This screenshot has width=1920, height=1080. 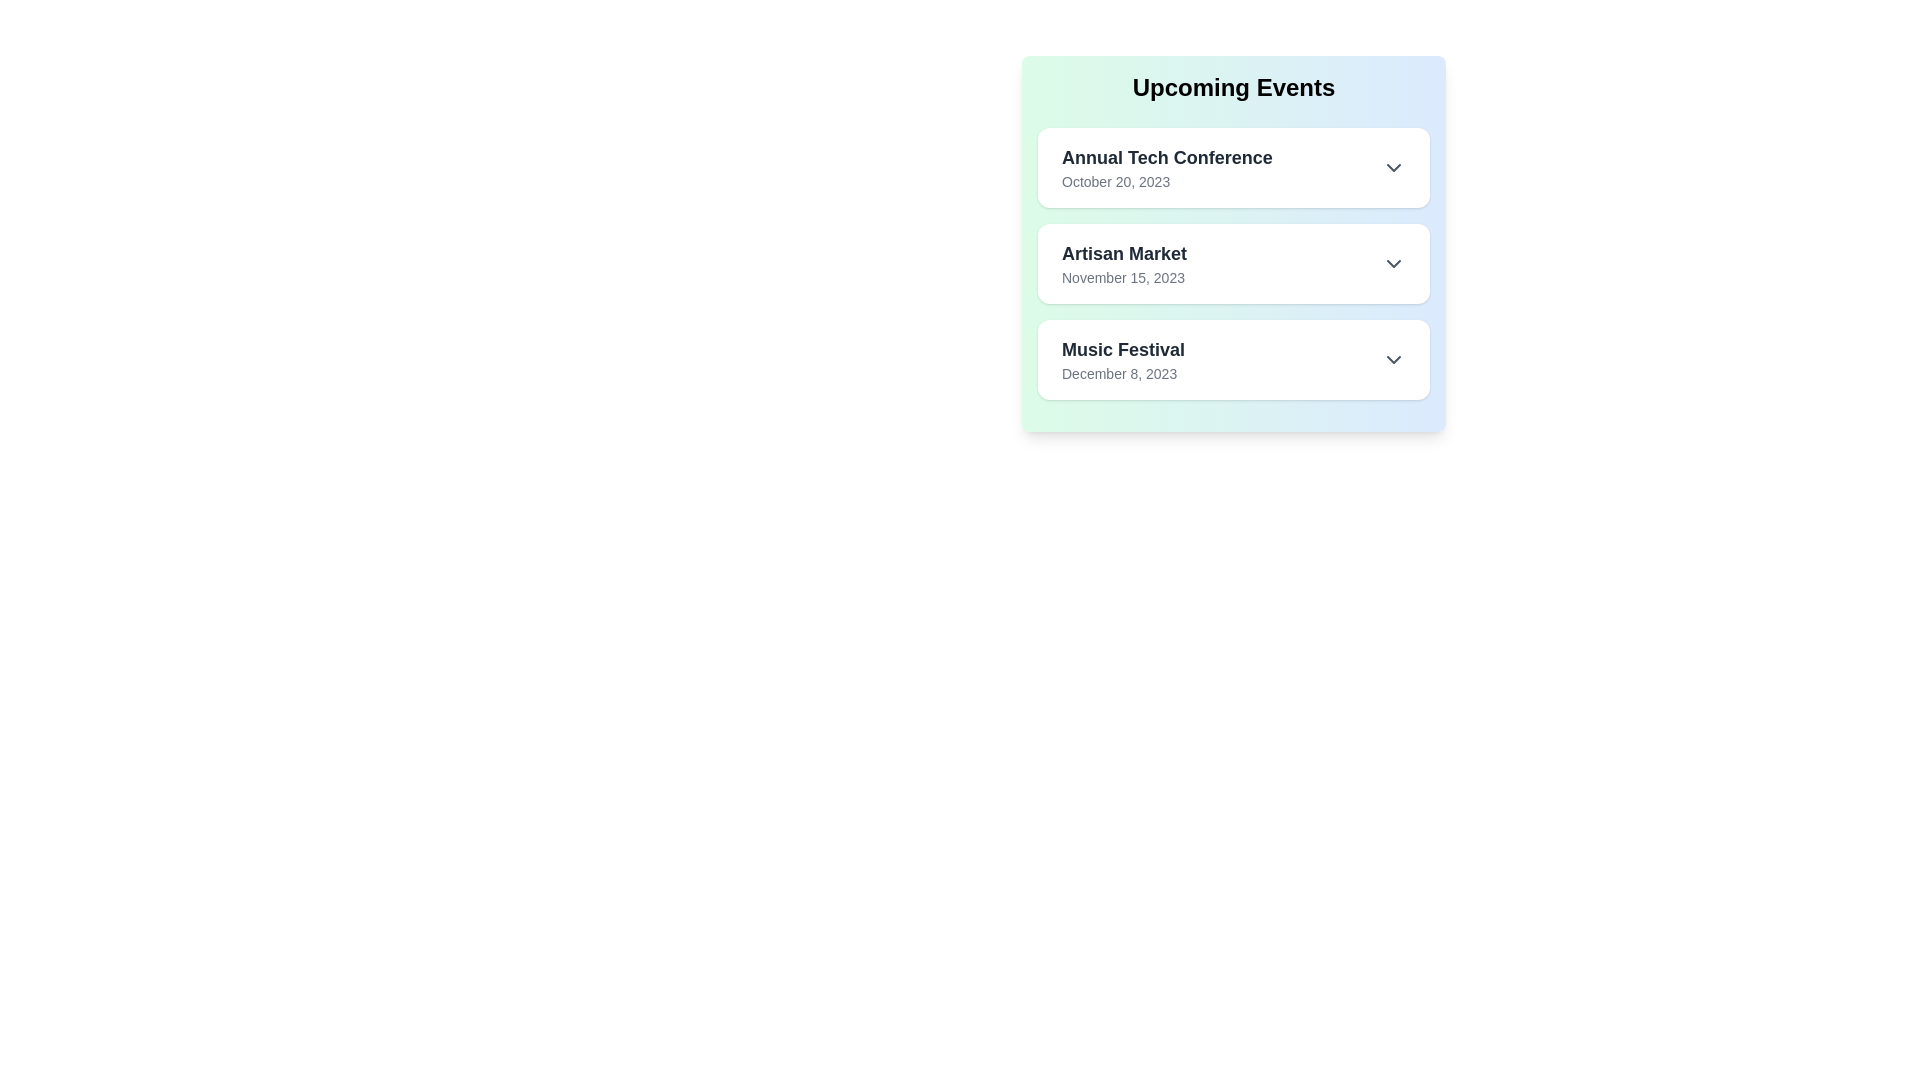 I want to click on the 'Music Festival' static text label, which is the top line in the third group of the 'Upcoming Events' list, to access related elements in its group, so click(x=1123, y=349).